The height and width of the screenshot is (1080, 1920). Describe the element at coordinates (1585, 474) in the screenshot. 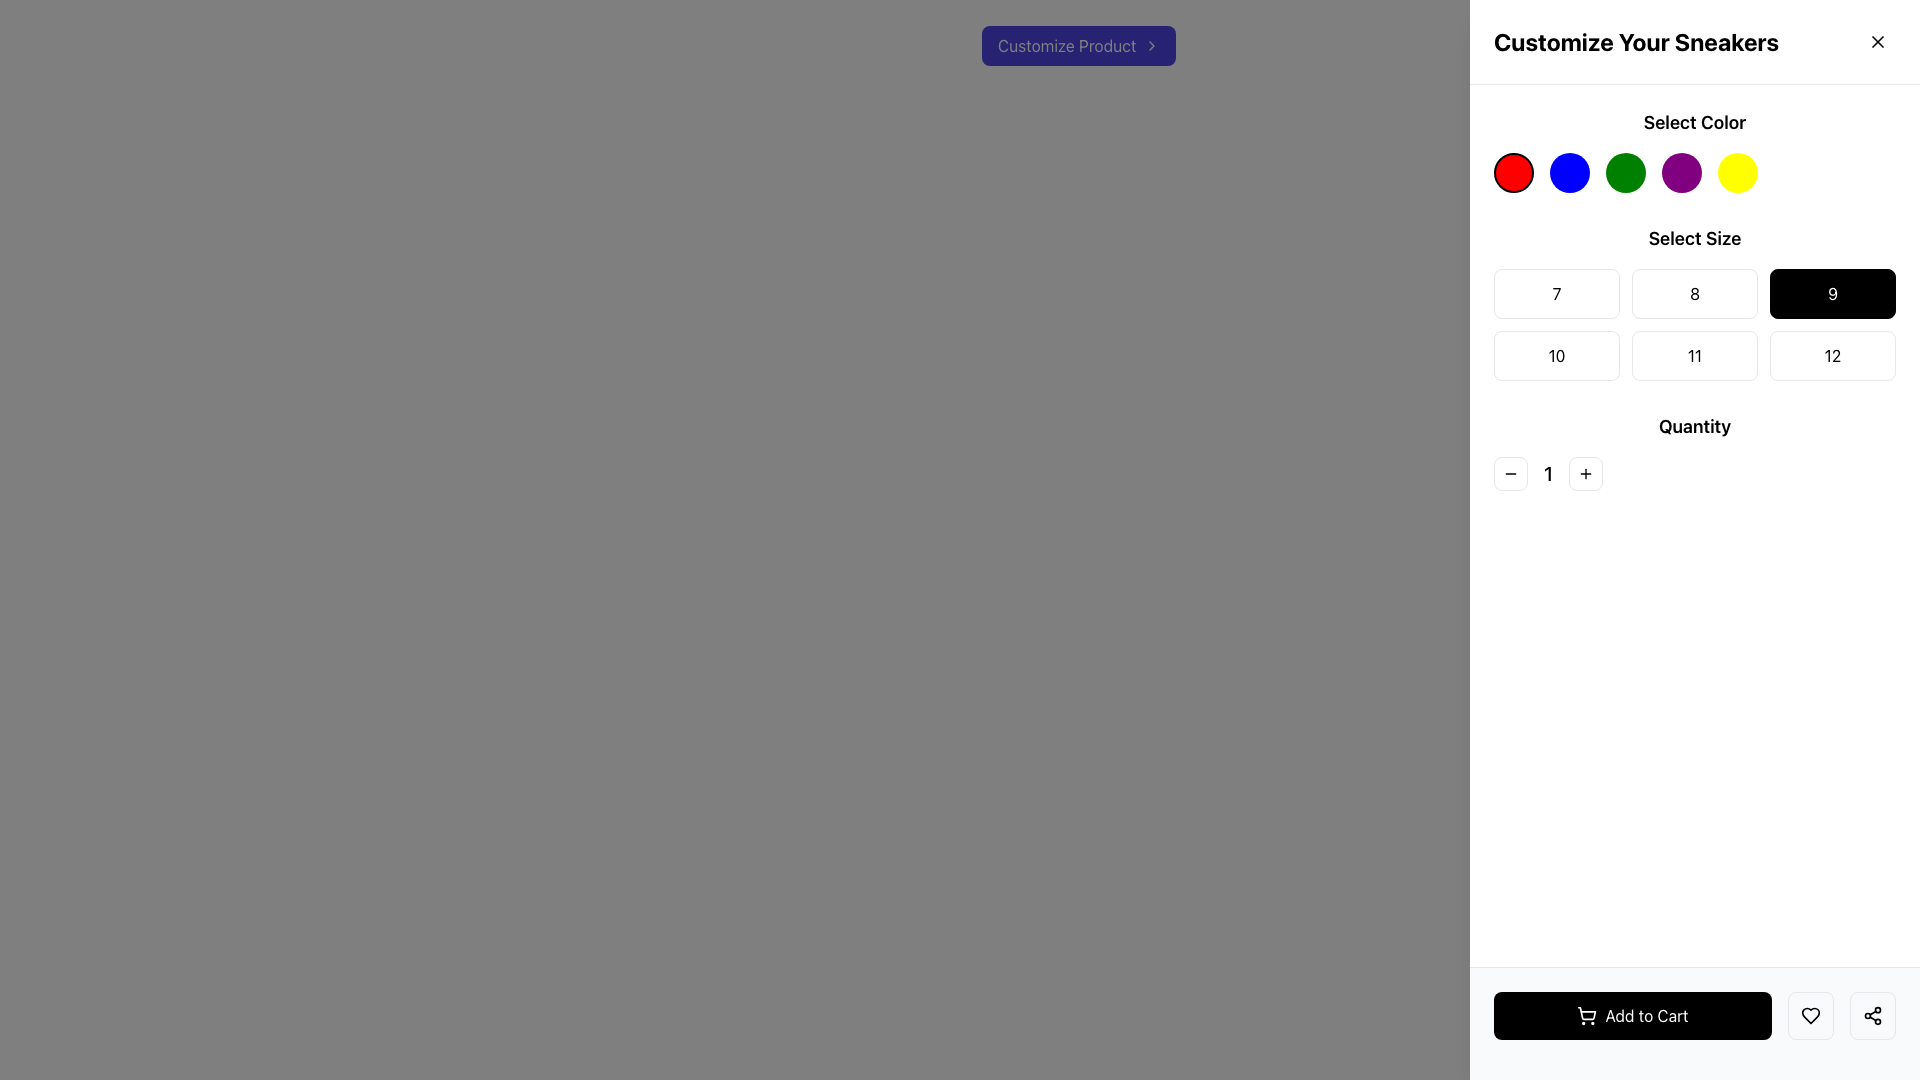

I see `the icon button with a plus sign symbol located in the quantity adjustment section` at that location.